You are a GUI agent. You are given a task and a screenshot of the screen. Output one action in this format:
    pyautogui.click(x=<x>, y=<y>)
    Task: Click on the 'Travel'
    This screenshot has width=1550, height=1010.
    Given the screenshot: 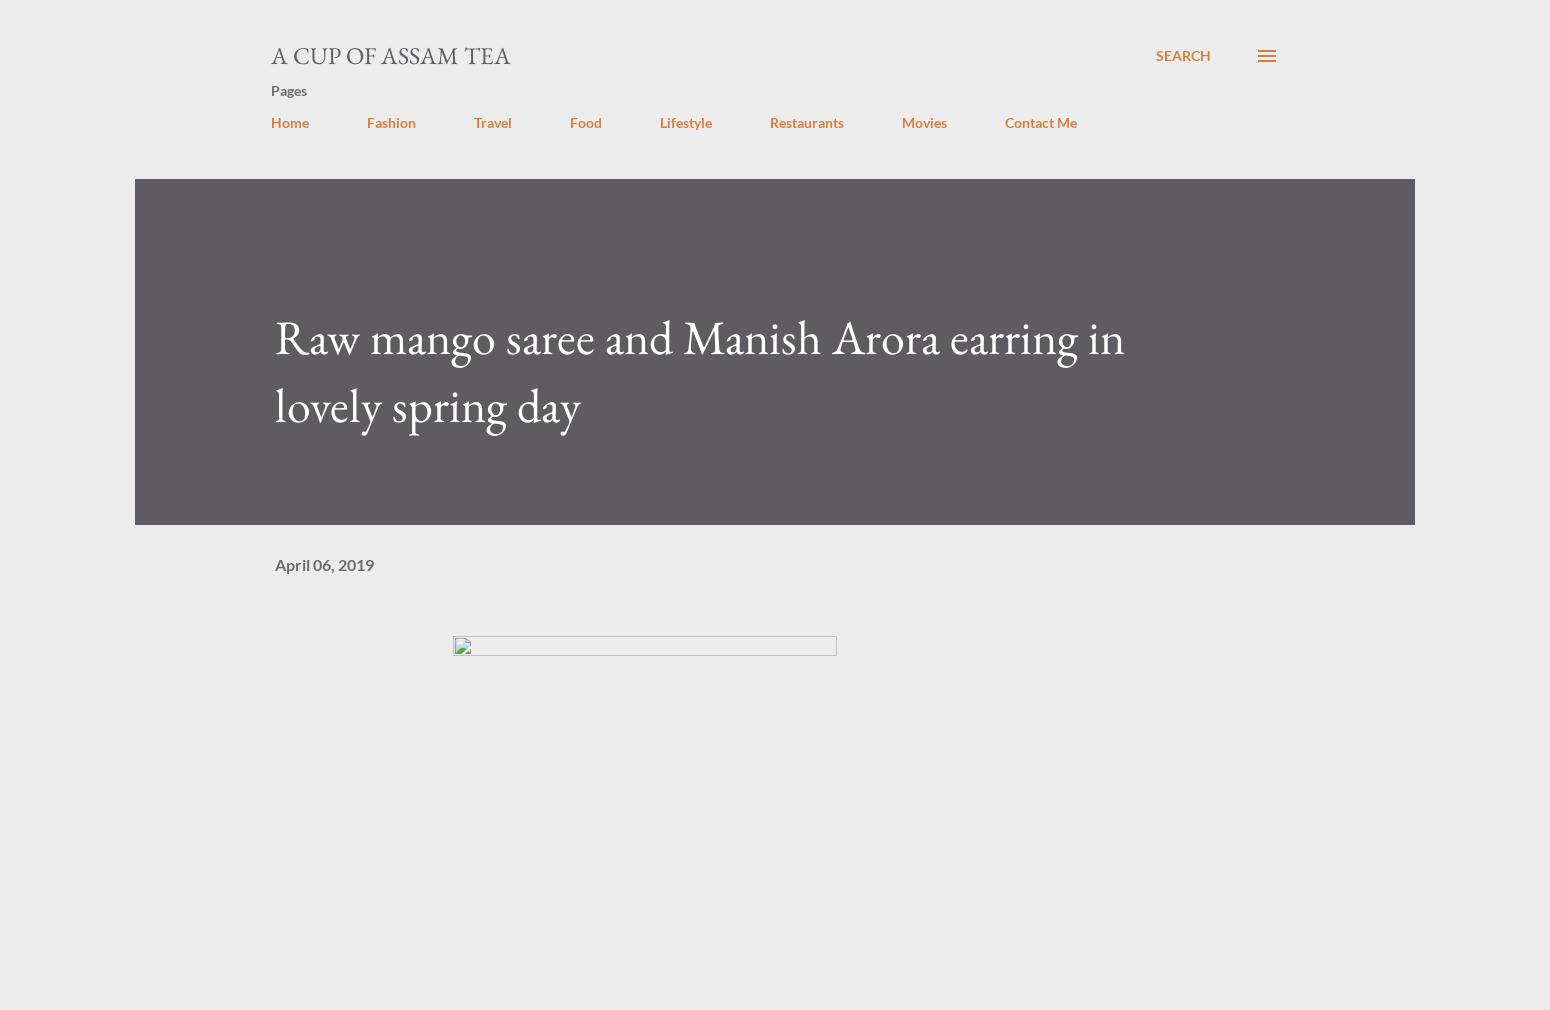 What is the action you would take?
    pyautogui.click(x=492, y=121)
    